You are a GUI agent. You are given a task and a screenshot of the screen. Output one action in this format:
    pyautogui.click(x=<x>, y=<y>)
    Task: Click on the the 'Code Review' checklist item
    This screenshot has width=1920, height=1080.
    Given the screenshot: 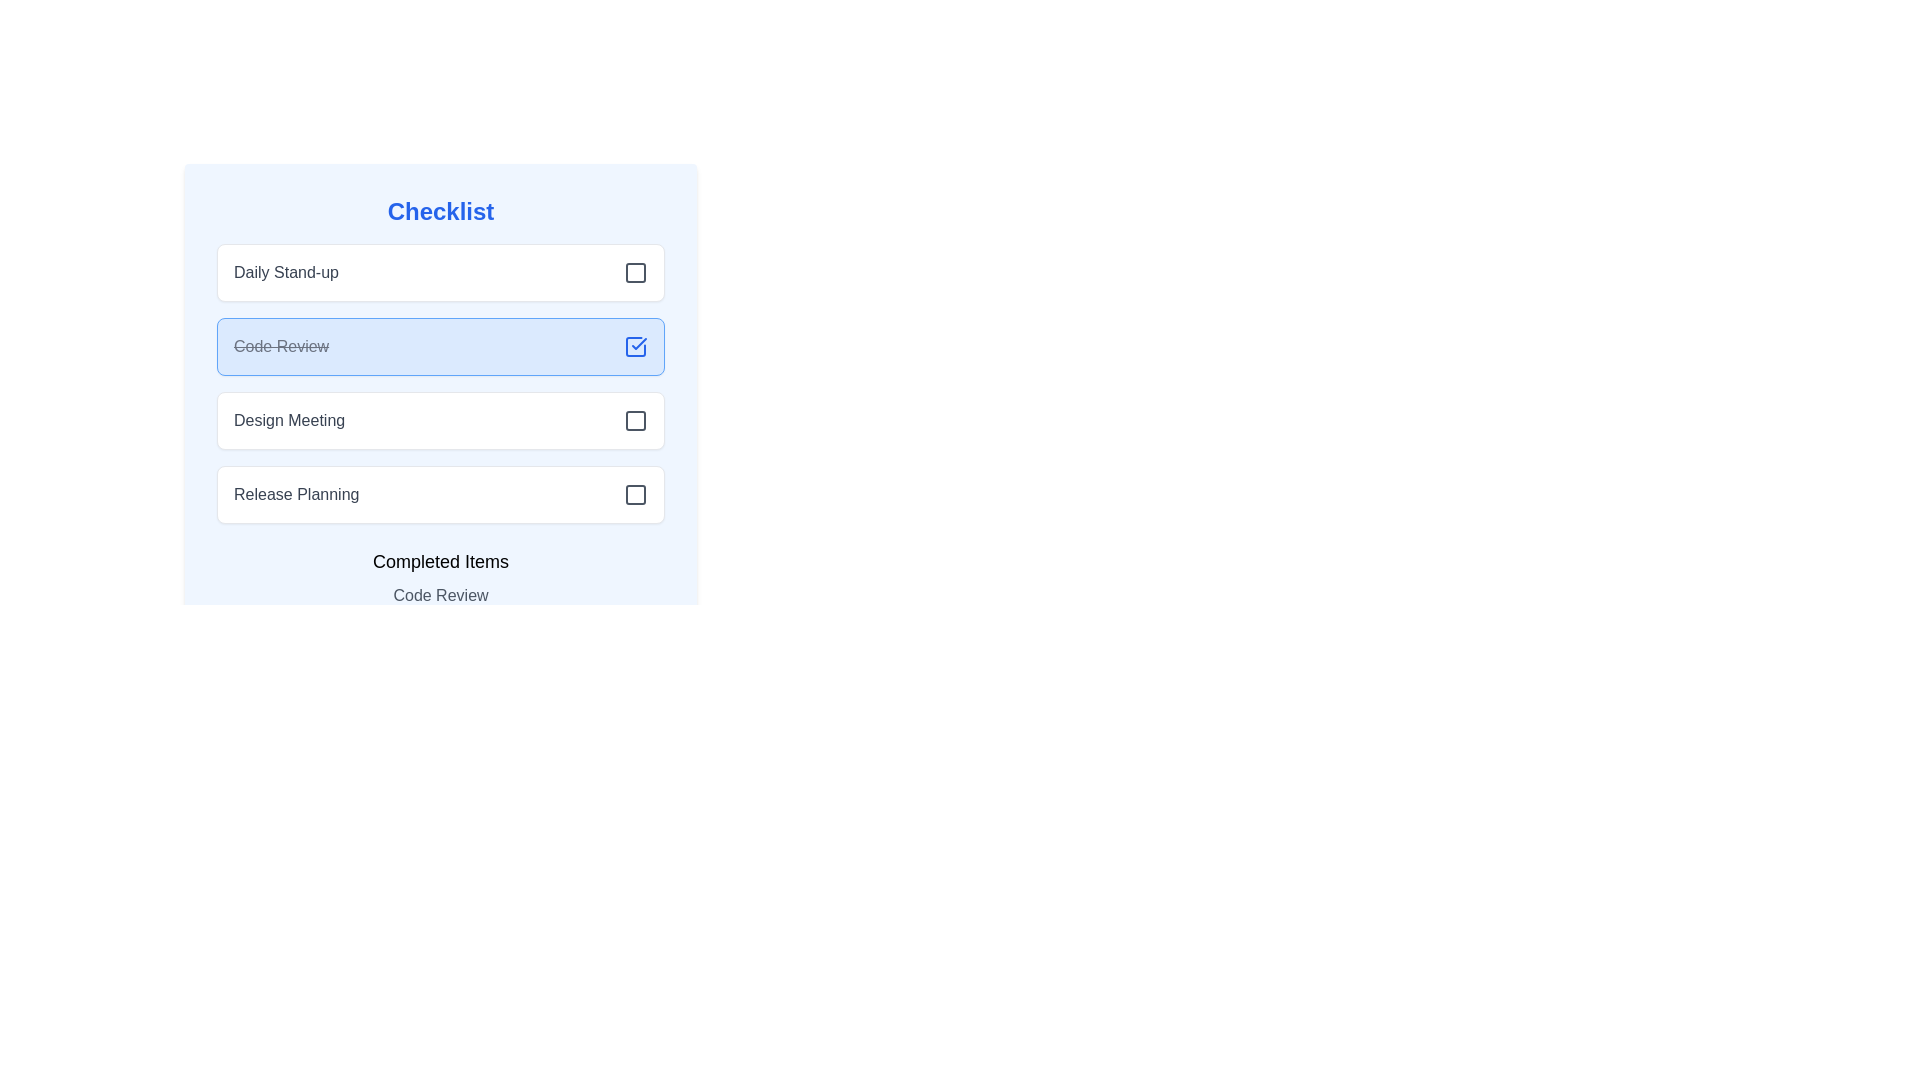 What is the action you would take?
    pyautogui.click(x=440, y=372)
    